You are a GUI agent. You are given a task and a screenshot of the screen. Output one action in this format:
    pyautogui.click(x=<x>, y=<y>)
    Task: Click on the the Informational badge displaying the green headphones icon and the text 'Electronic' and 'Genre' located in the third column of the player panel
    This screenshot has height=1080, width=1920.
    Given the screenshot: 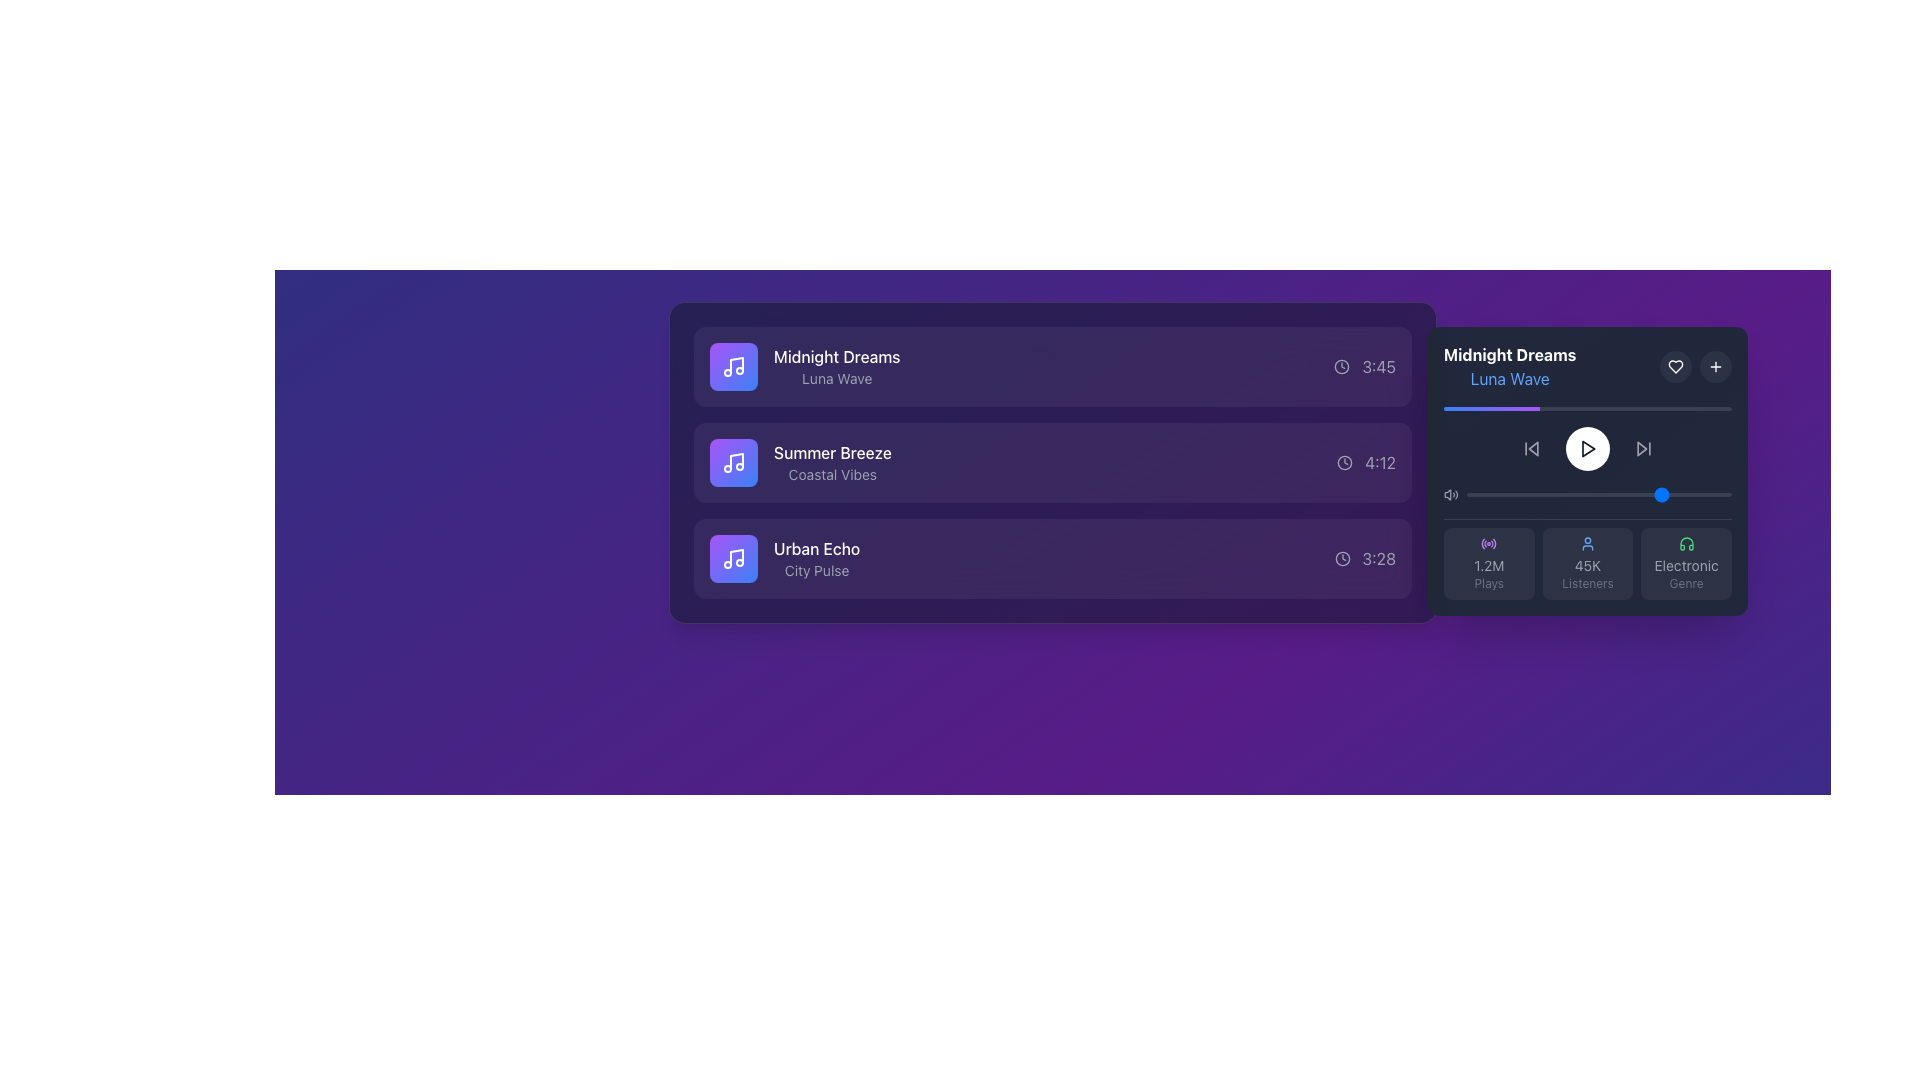 What is the action you would take?
    pyautogui.click(x=1685, y=563)
    